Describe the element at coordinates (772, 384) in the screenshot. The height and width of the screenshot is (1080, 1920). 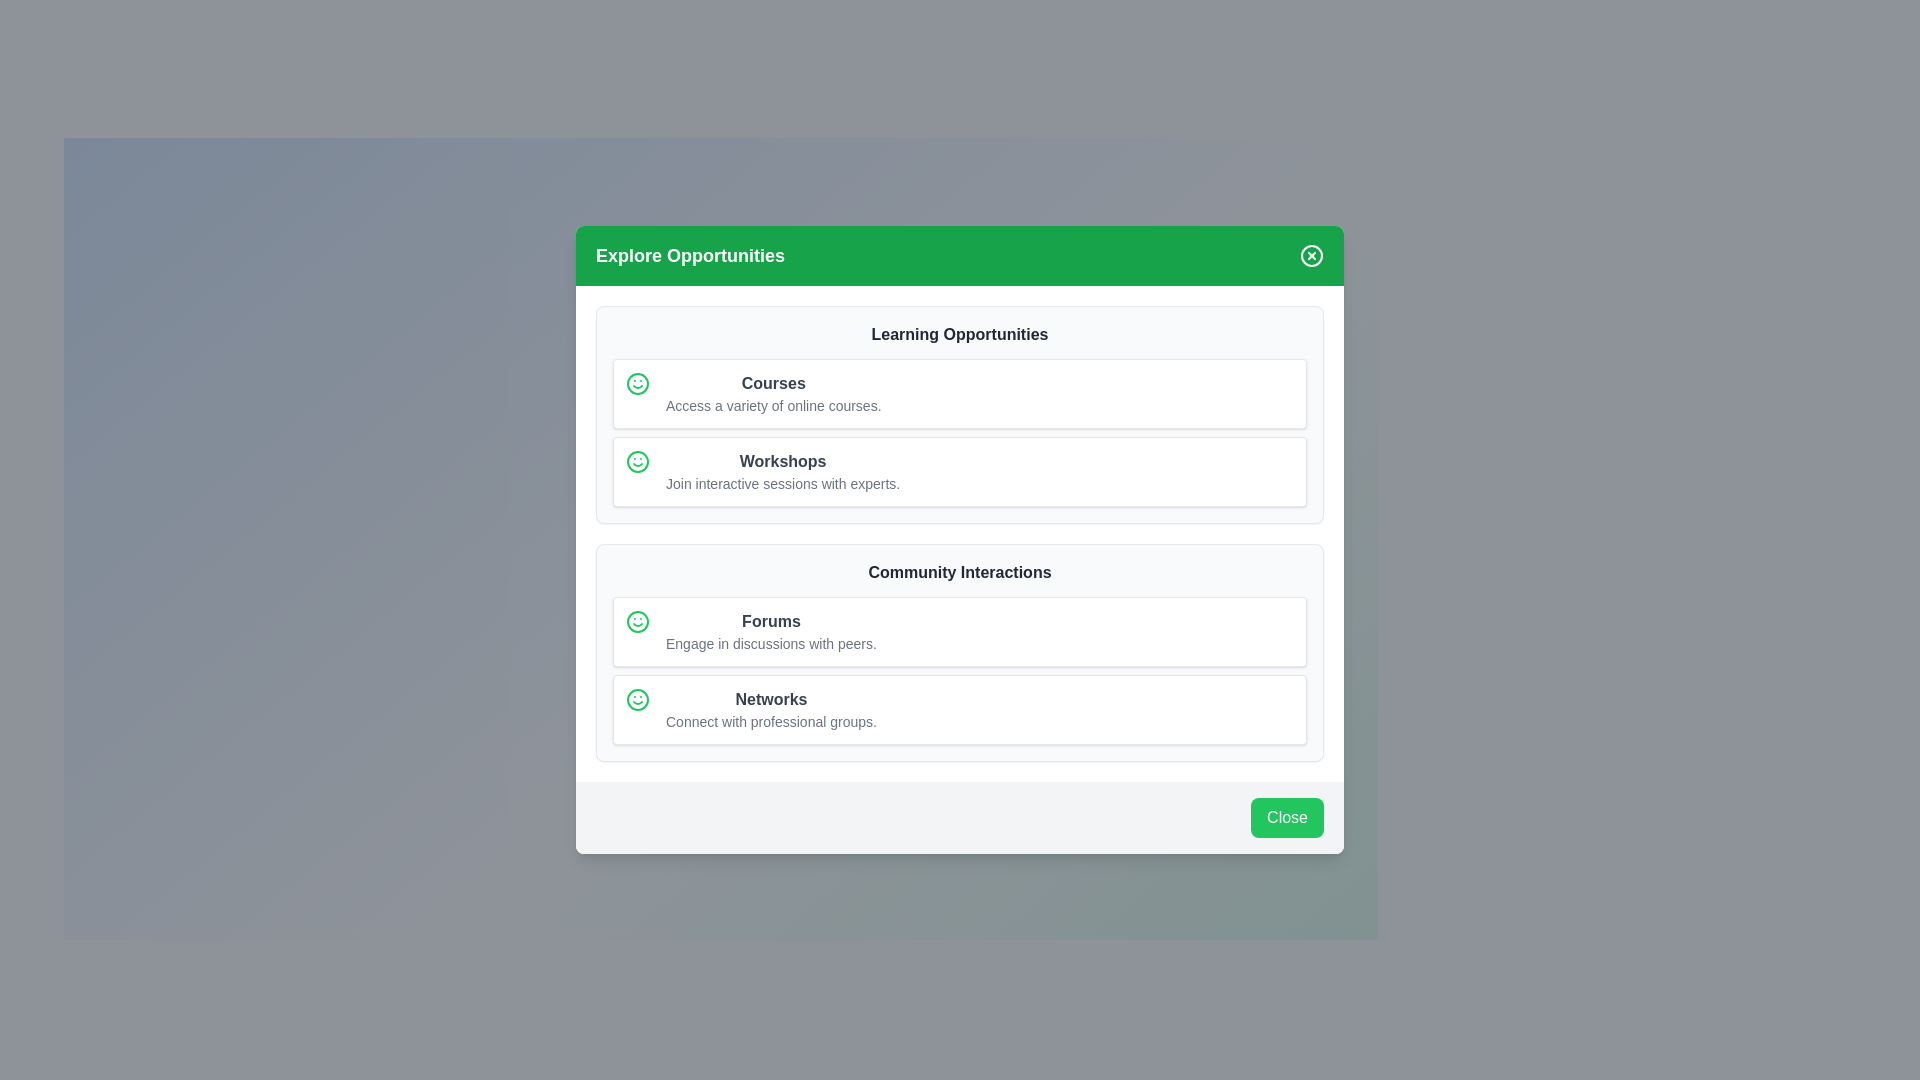
I see `the 'Courses' text label element, which is styled in gray with a bold font and located in the 'Learning Opportunities' section of the interface` at that location.